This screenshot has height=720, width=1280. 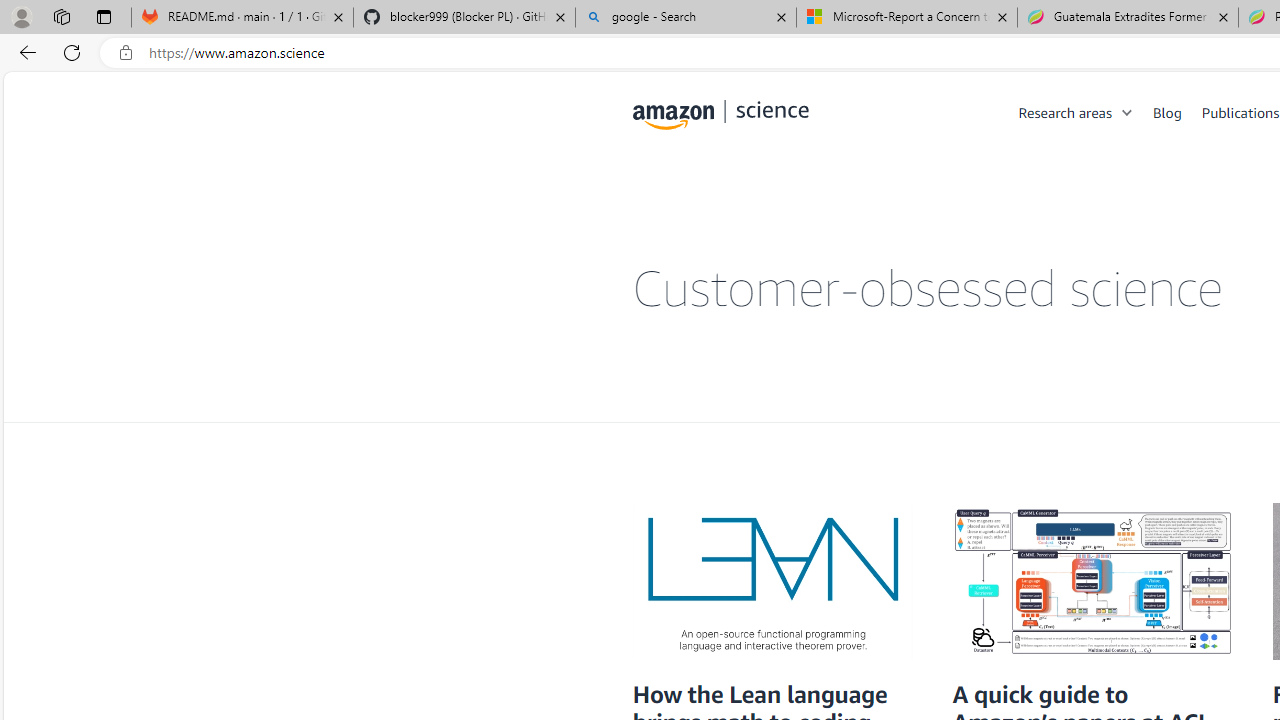 I want to click on 'Research areas', so click(x=1085, y=111).